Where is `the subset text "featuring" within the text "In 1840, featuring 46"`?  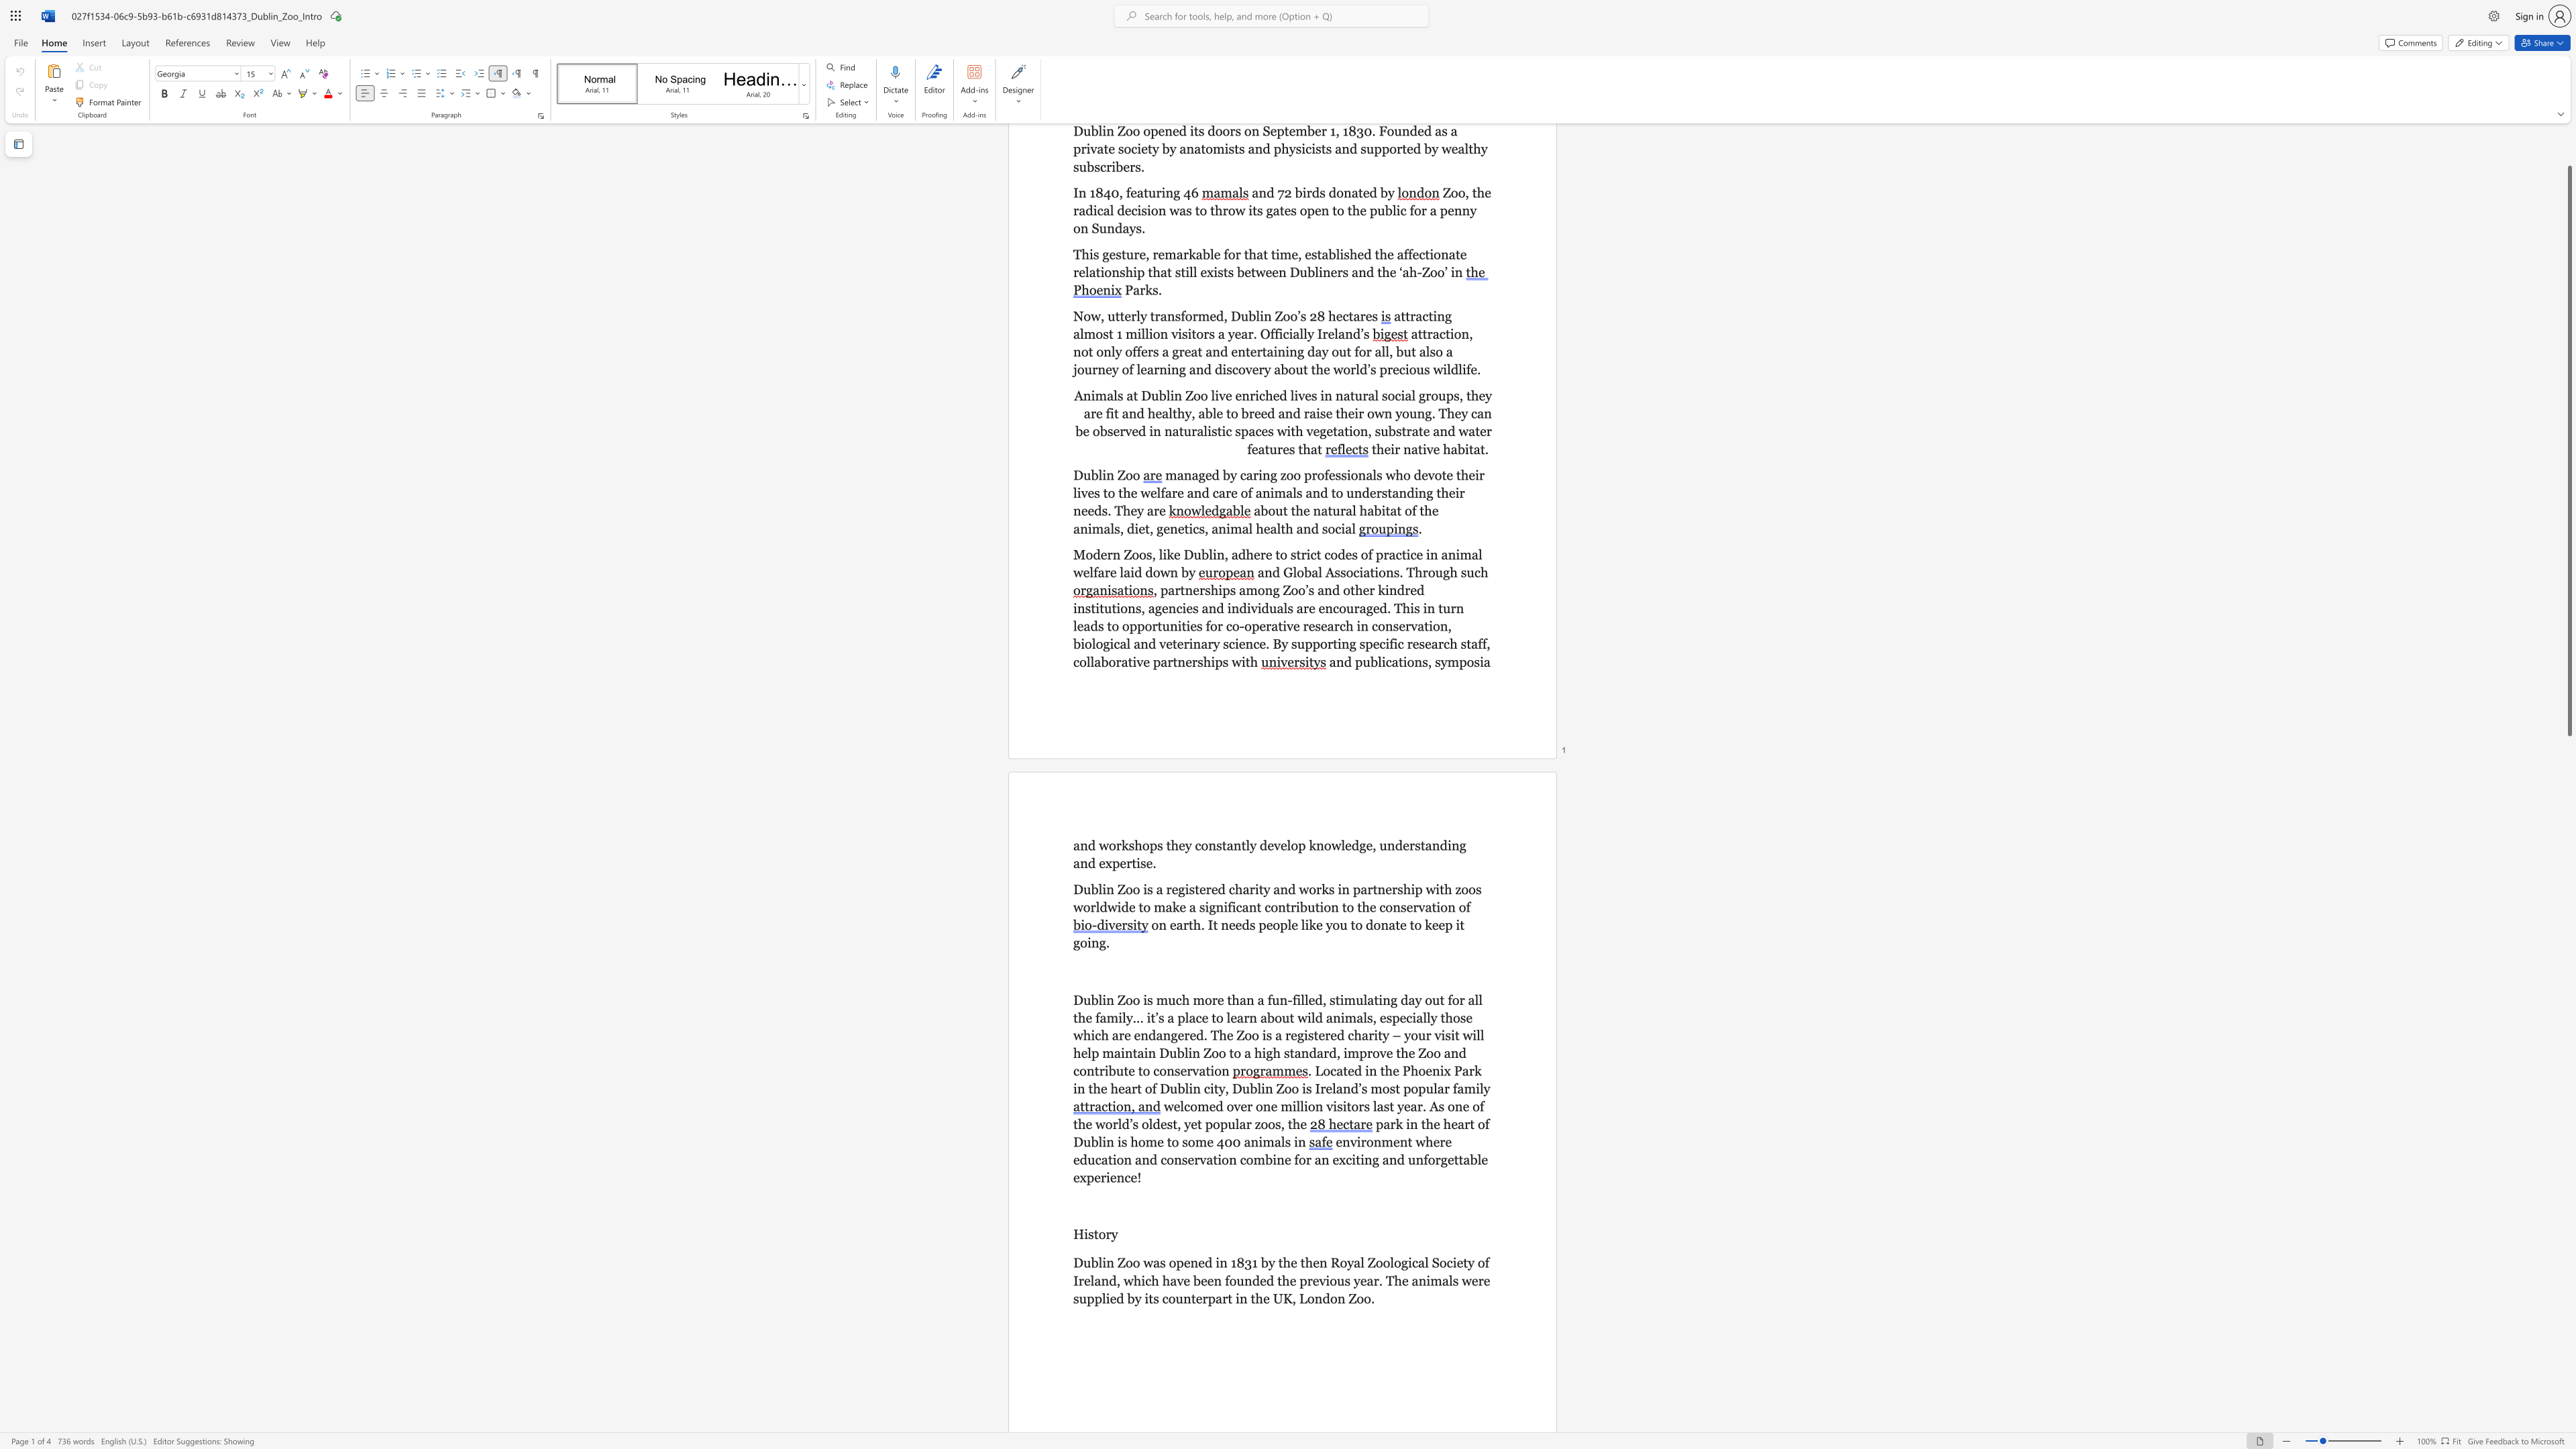 the subset text "featuring" within the text "In 1840, featuring 46" is located at coordinates (1126, 192).